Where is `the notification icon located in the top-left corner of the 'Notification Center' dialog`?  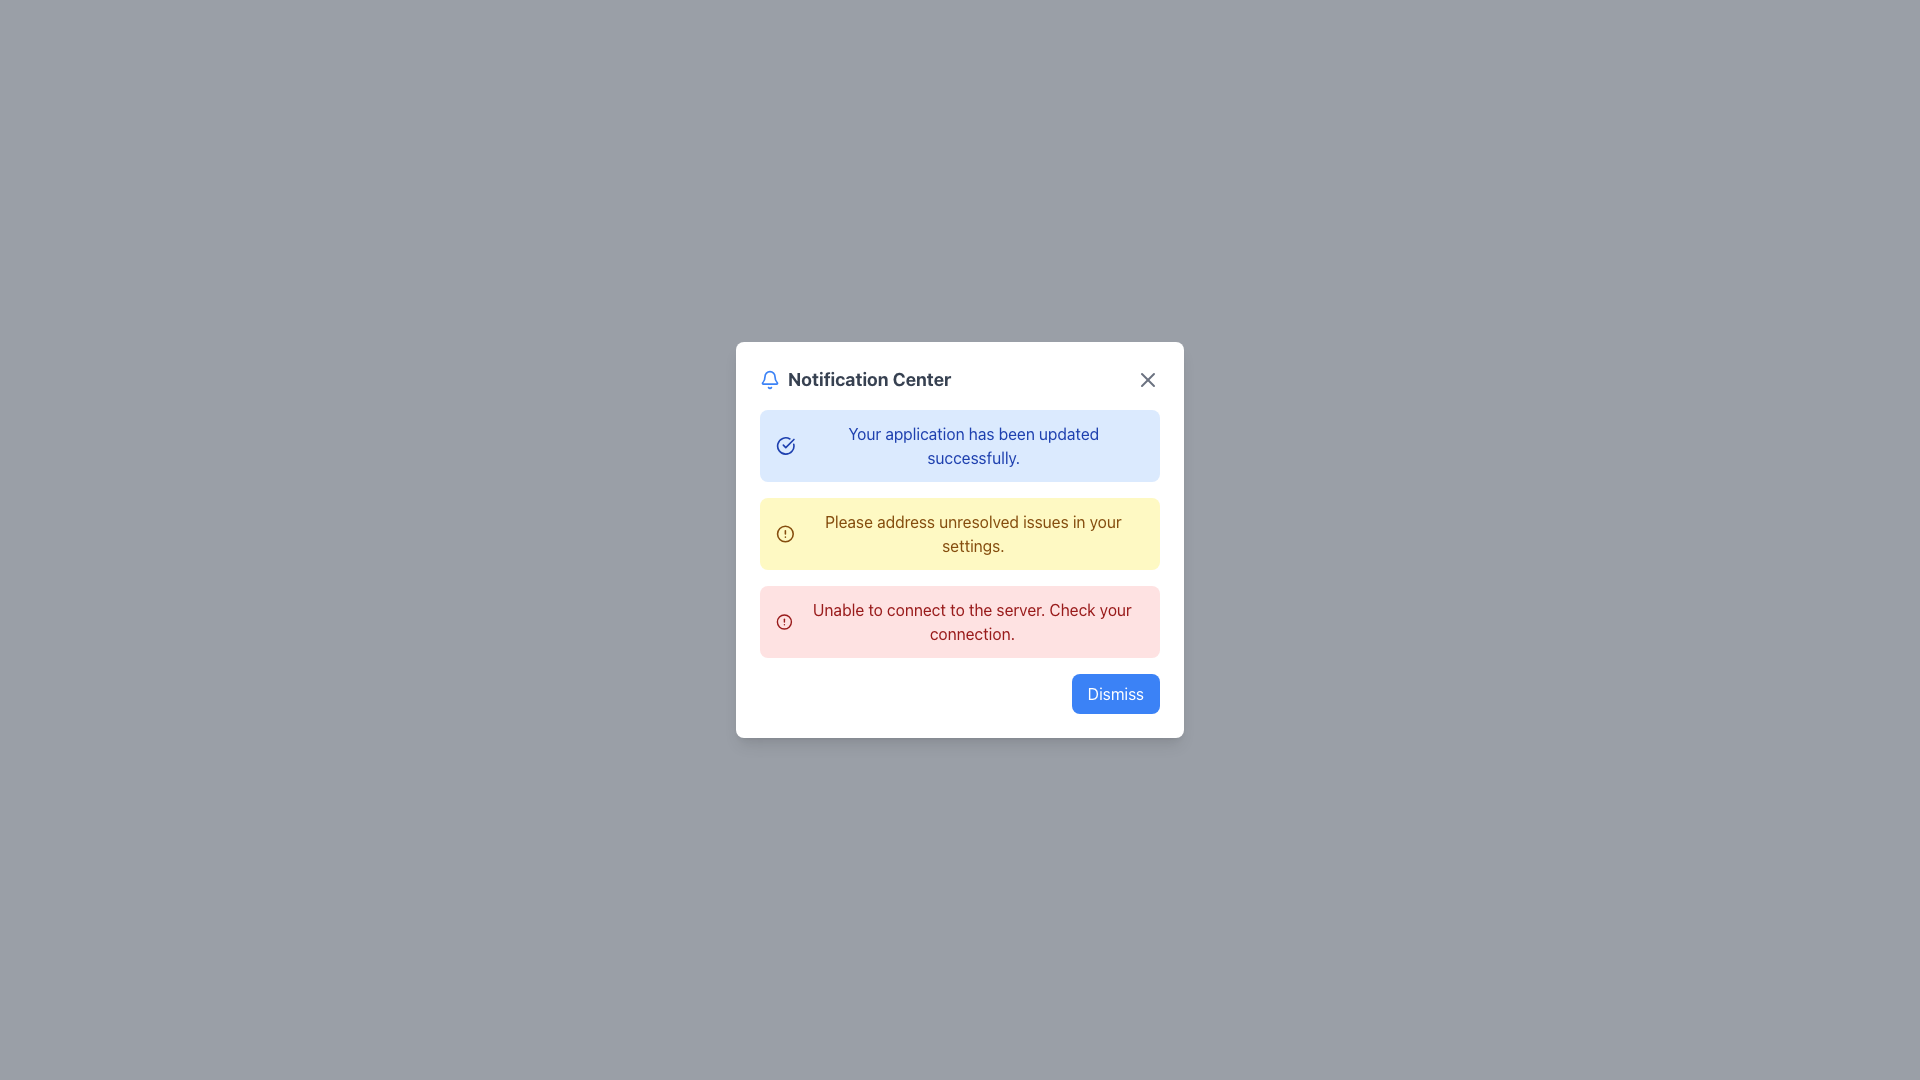
the notification icon located in the top-left corner of the 'Notification Center' dialog is located at coordinates (768, 380).